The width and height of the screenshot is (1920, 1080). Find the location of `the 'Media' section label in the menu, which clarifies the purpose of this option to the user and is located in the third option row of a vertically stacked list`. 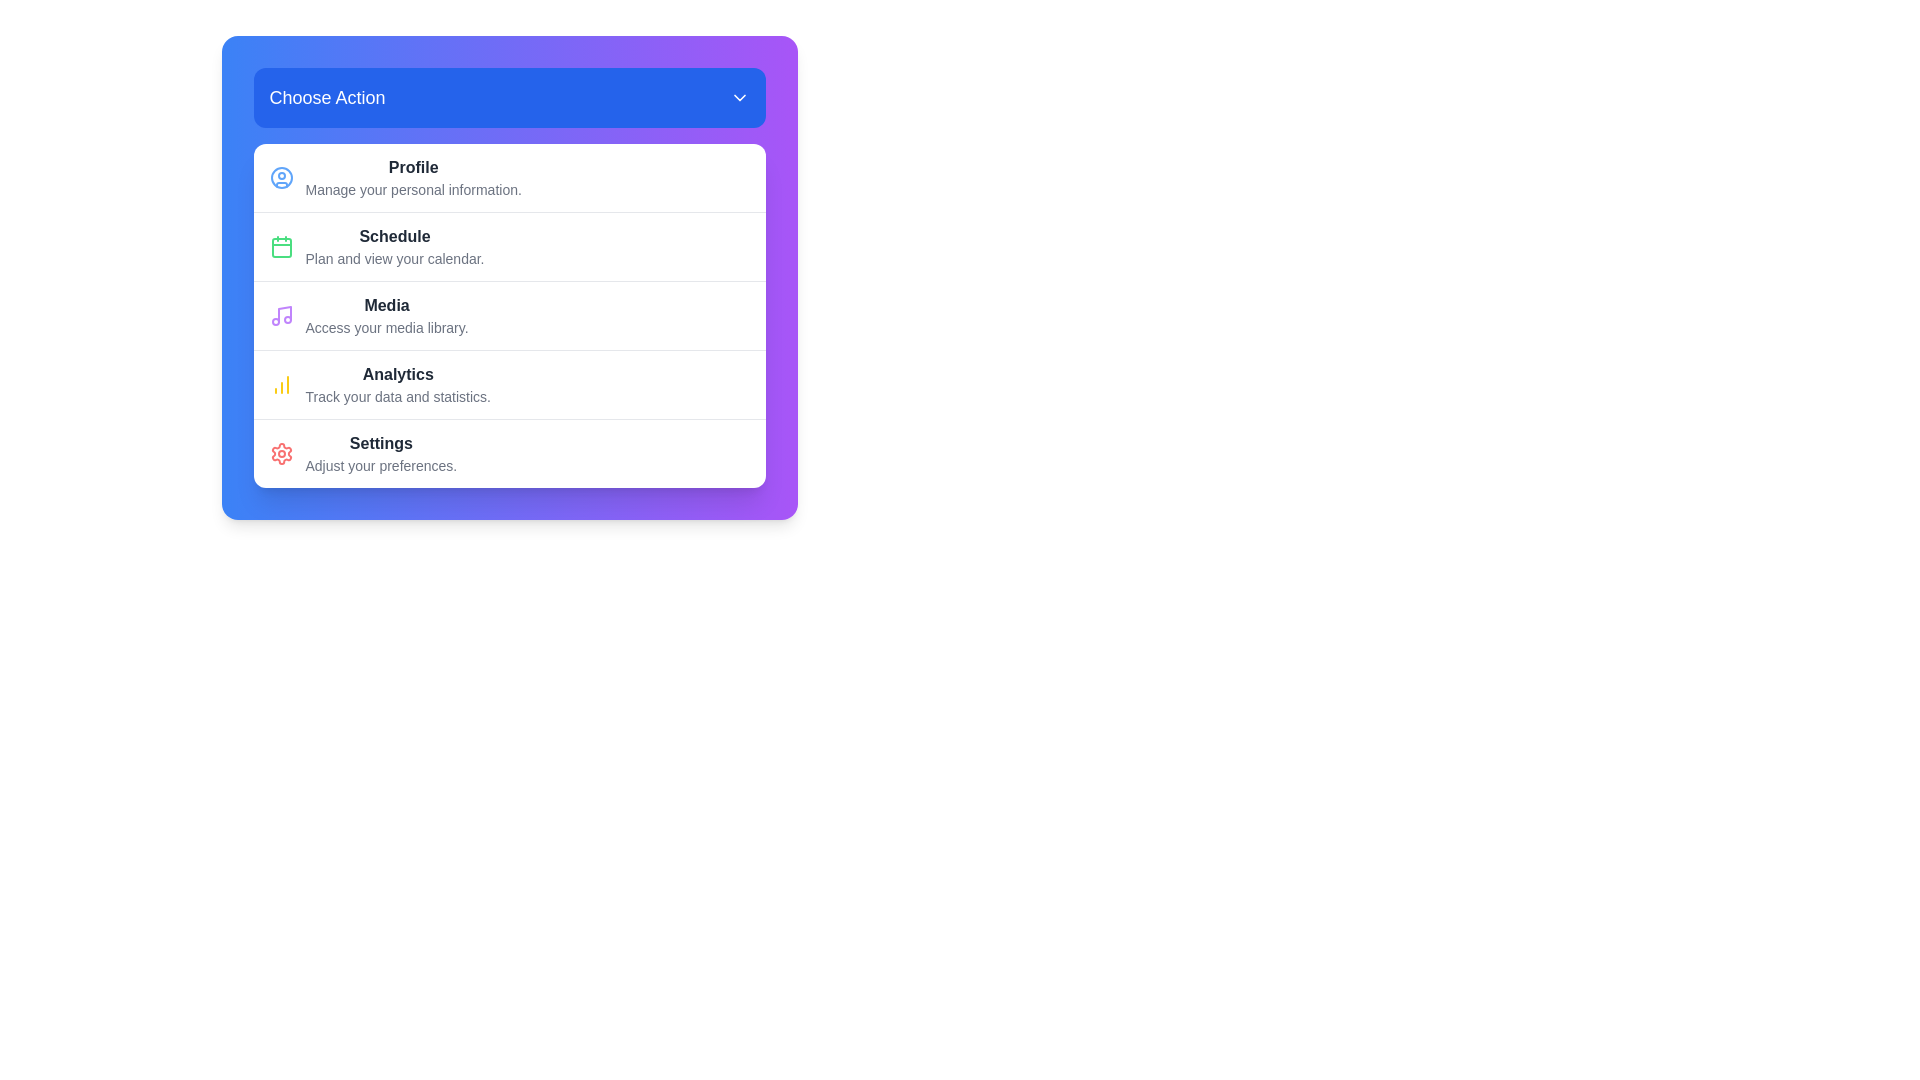

the 'Media' section label in the menu, which clarifies the purpose of this option to the user and is located in the third option row of a vertically stacked list is located at coordinates (387, 305).